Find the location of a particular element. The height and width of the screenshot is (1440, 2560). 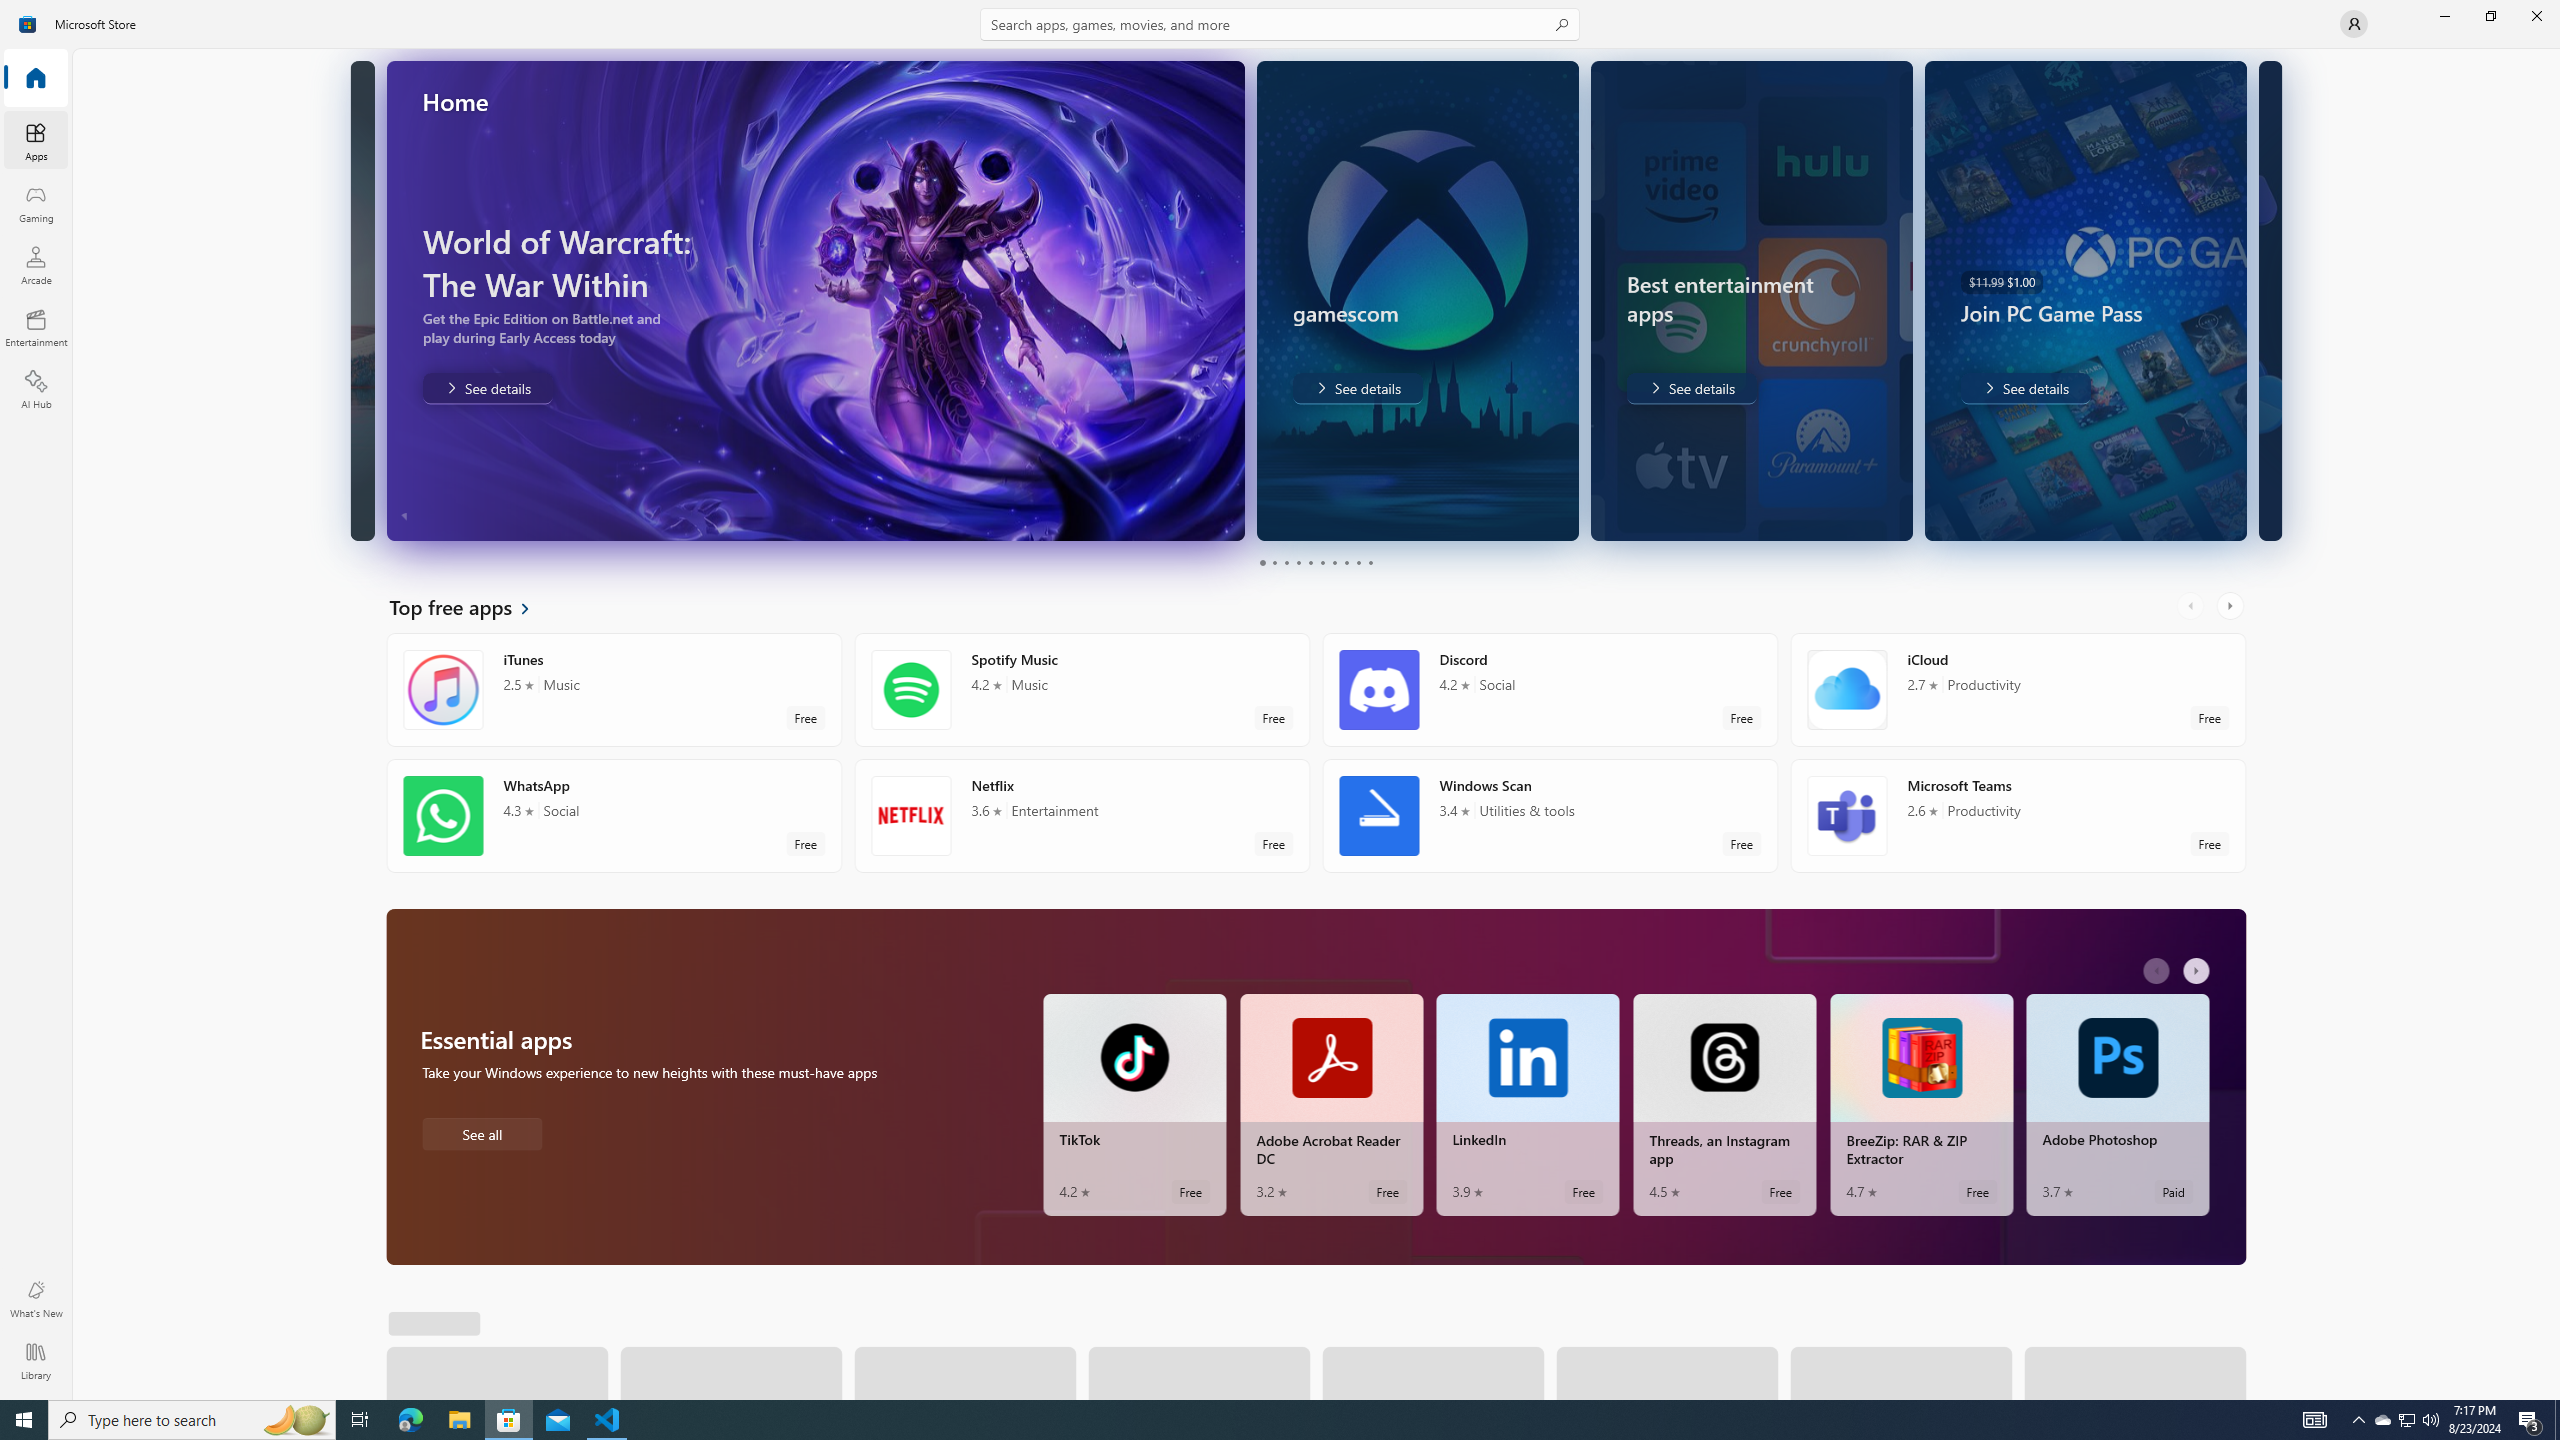

'Discord. Average rating of 4.2 out of five stars. Free  ' is located at coordinates (1549, 689).